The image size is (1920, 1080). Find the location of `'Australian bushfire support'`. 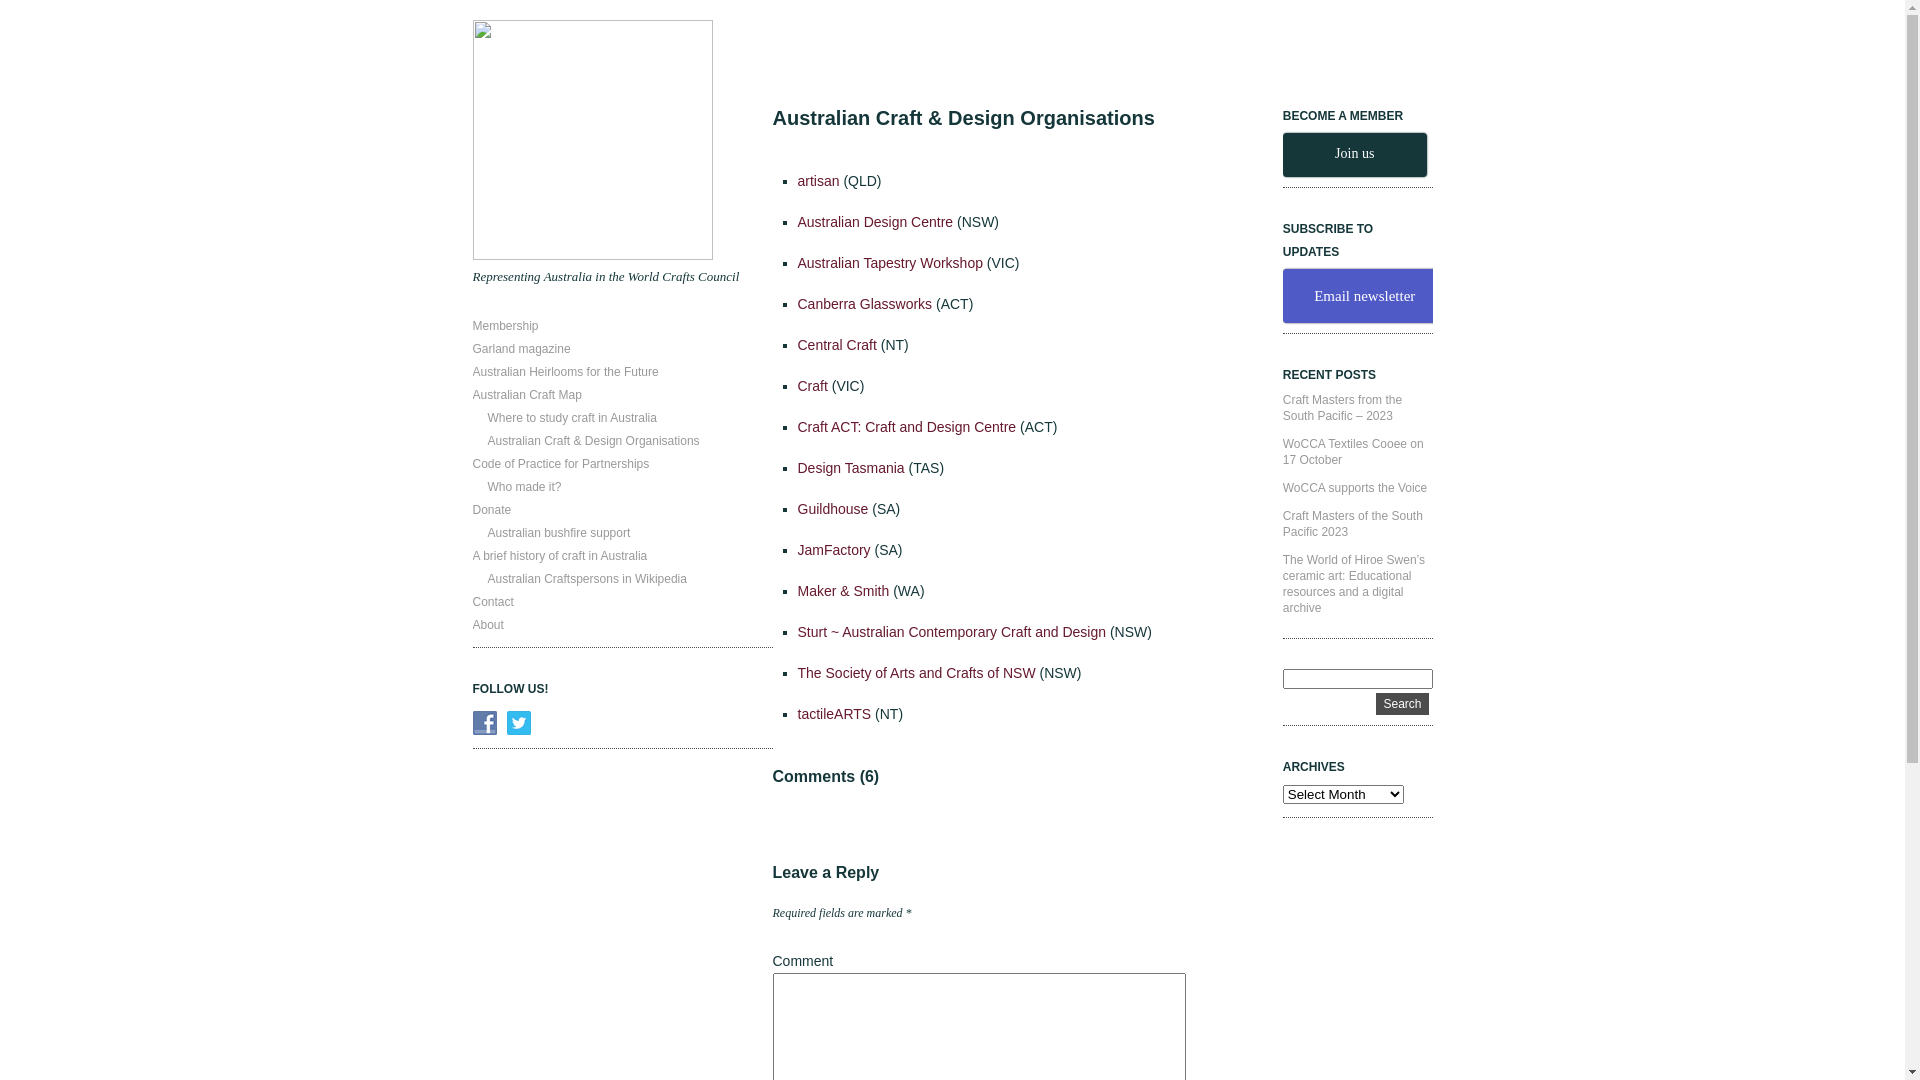

'Australian bushfire support' is located at coordinates (559, 531).